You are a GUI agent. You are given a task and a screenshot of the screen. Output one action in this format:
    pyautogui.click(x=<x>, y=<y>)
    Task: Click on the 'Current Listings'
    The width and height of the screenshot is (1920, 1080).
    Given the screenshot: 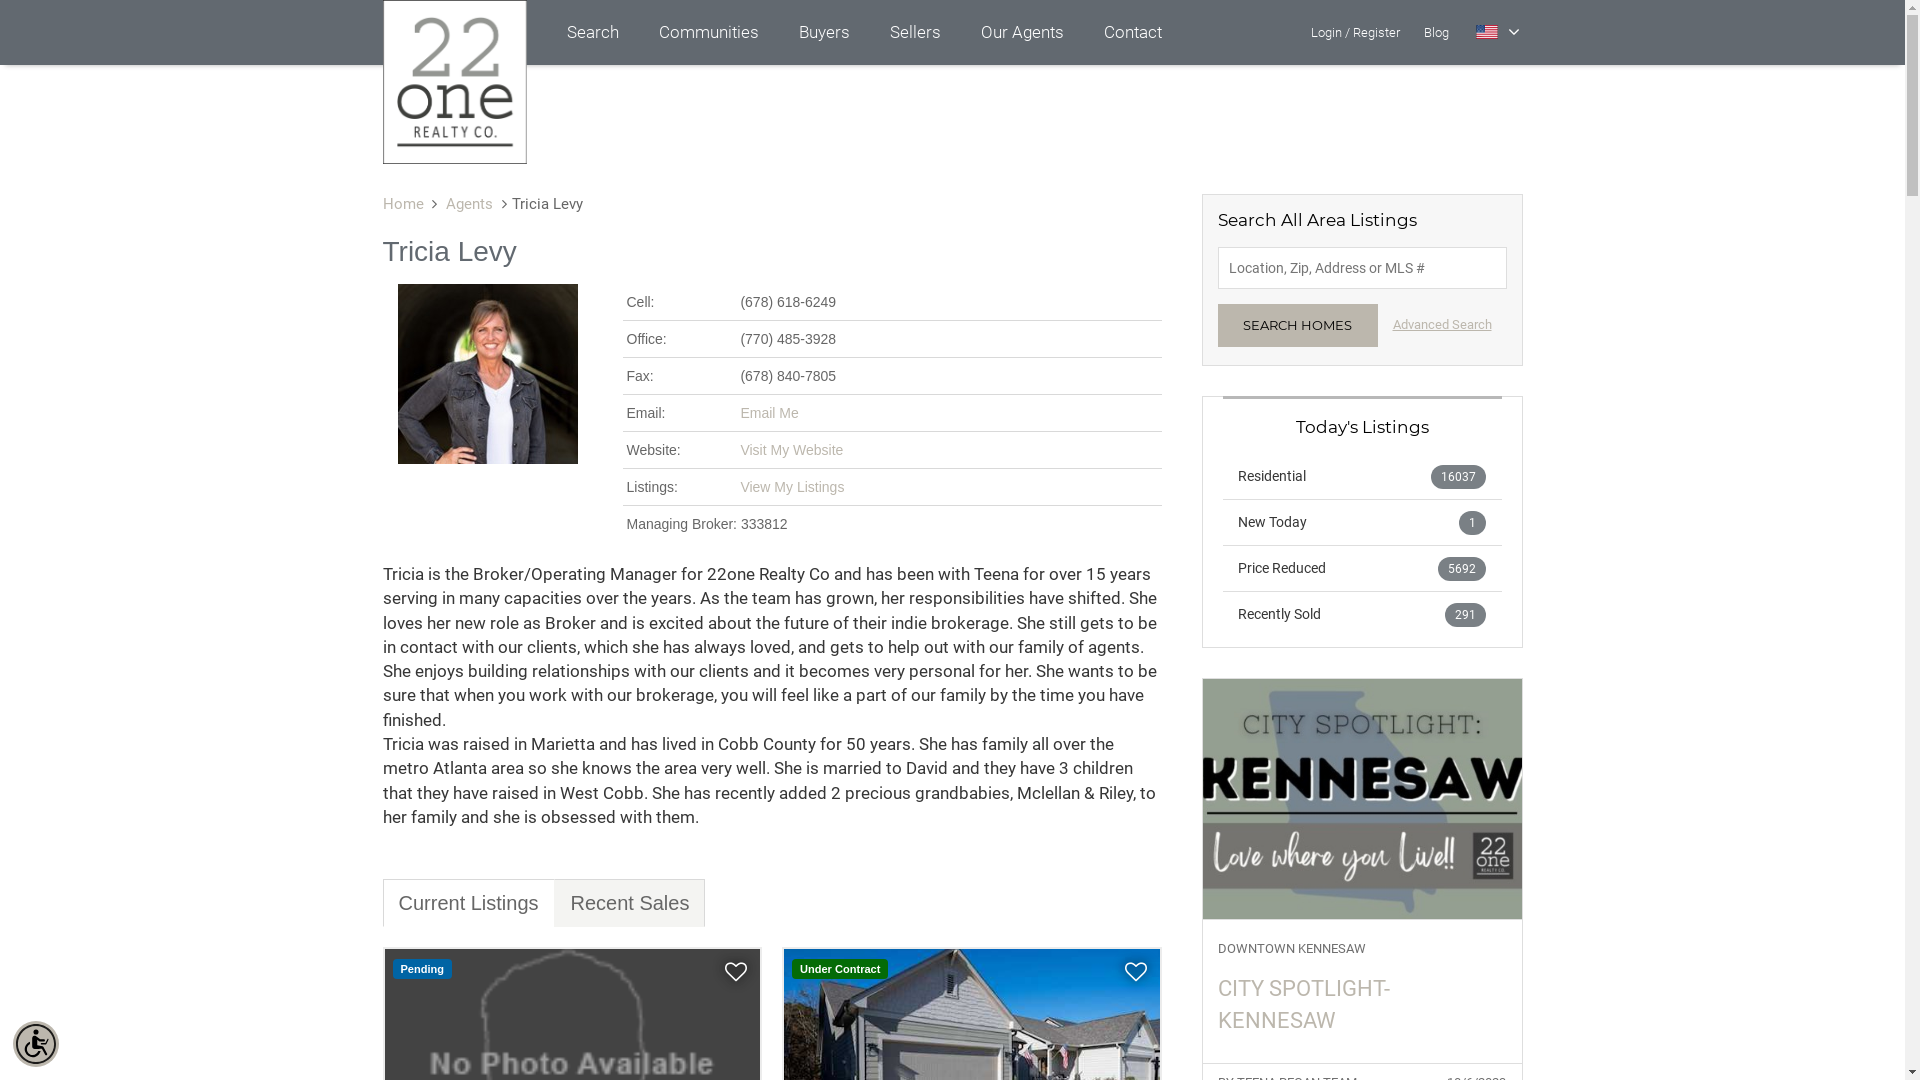 What is the action you would take?
    pyautogui.click(x=382, y=902)
    